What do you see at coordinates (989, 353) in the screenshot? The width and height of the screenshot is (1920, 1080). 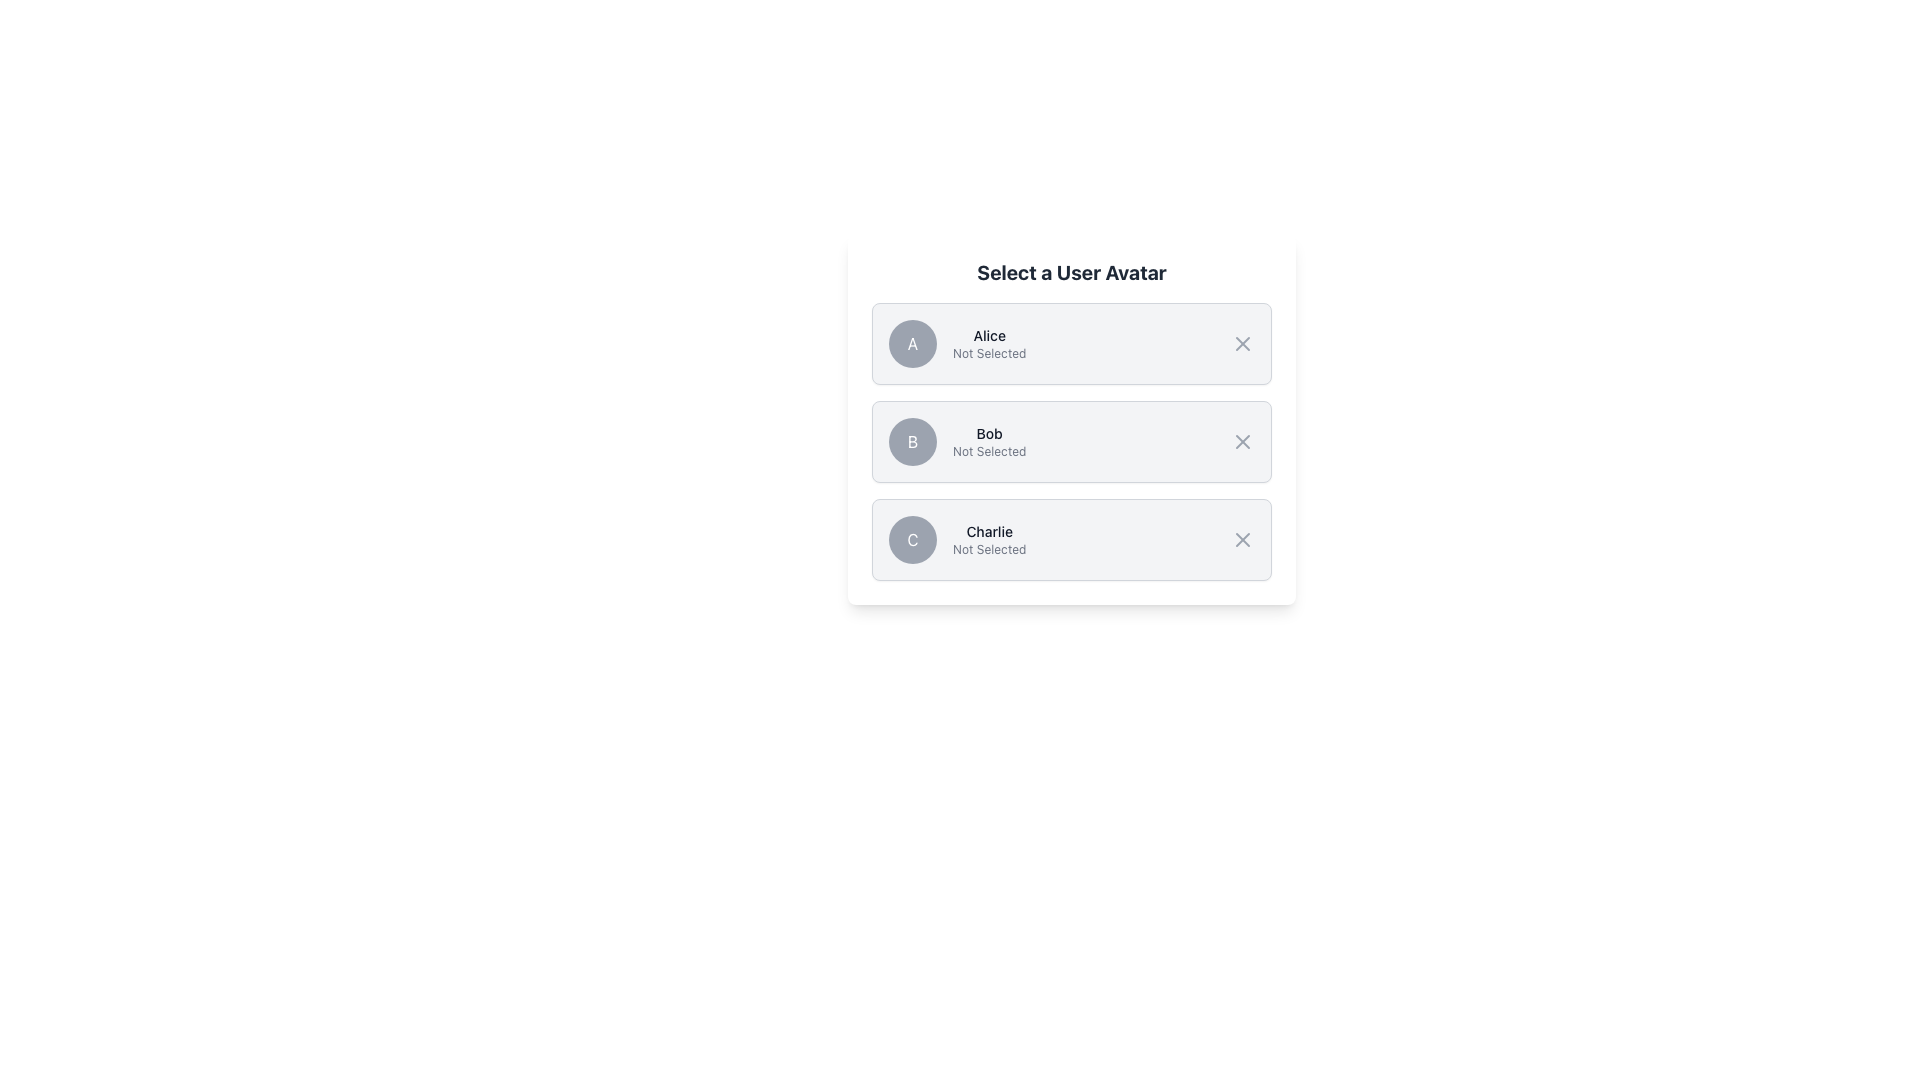 I see `the text label indicating the selection status ('Not Selected') for the user 'Alice', located in the first row of the list, under the name 'Alice' and to the right of the avatar icon` at bounding box center [989, 353].